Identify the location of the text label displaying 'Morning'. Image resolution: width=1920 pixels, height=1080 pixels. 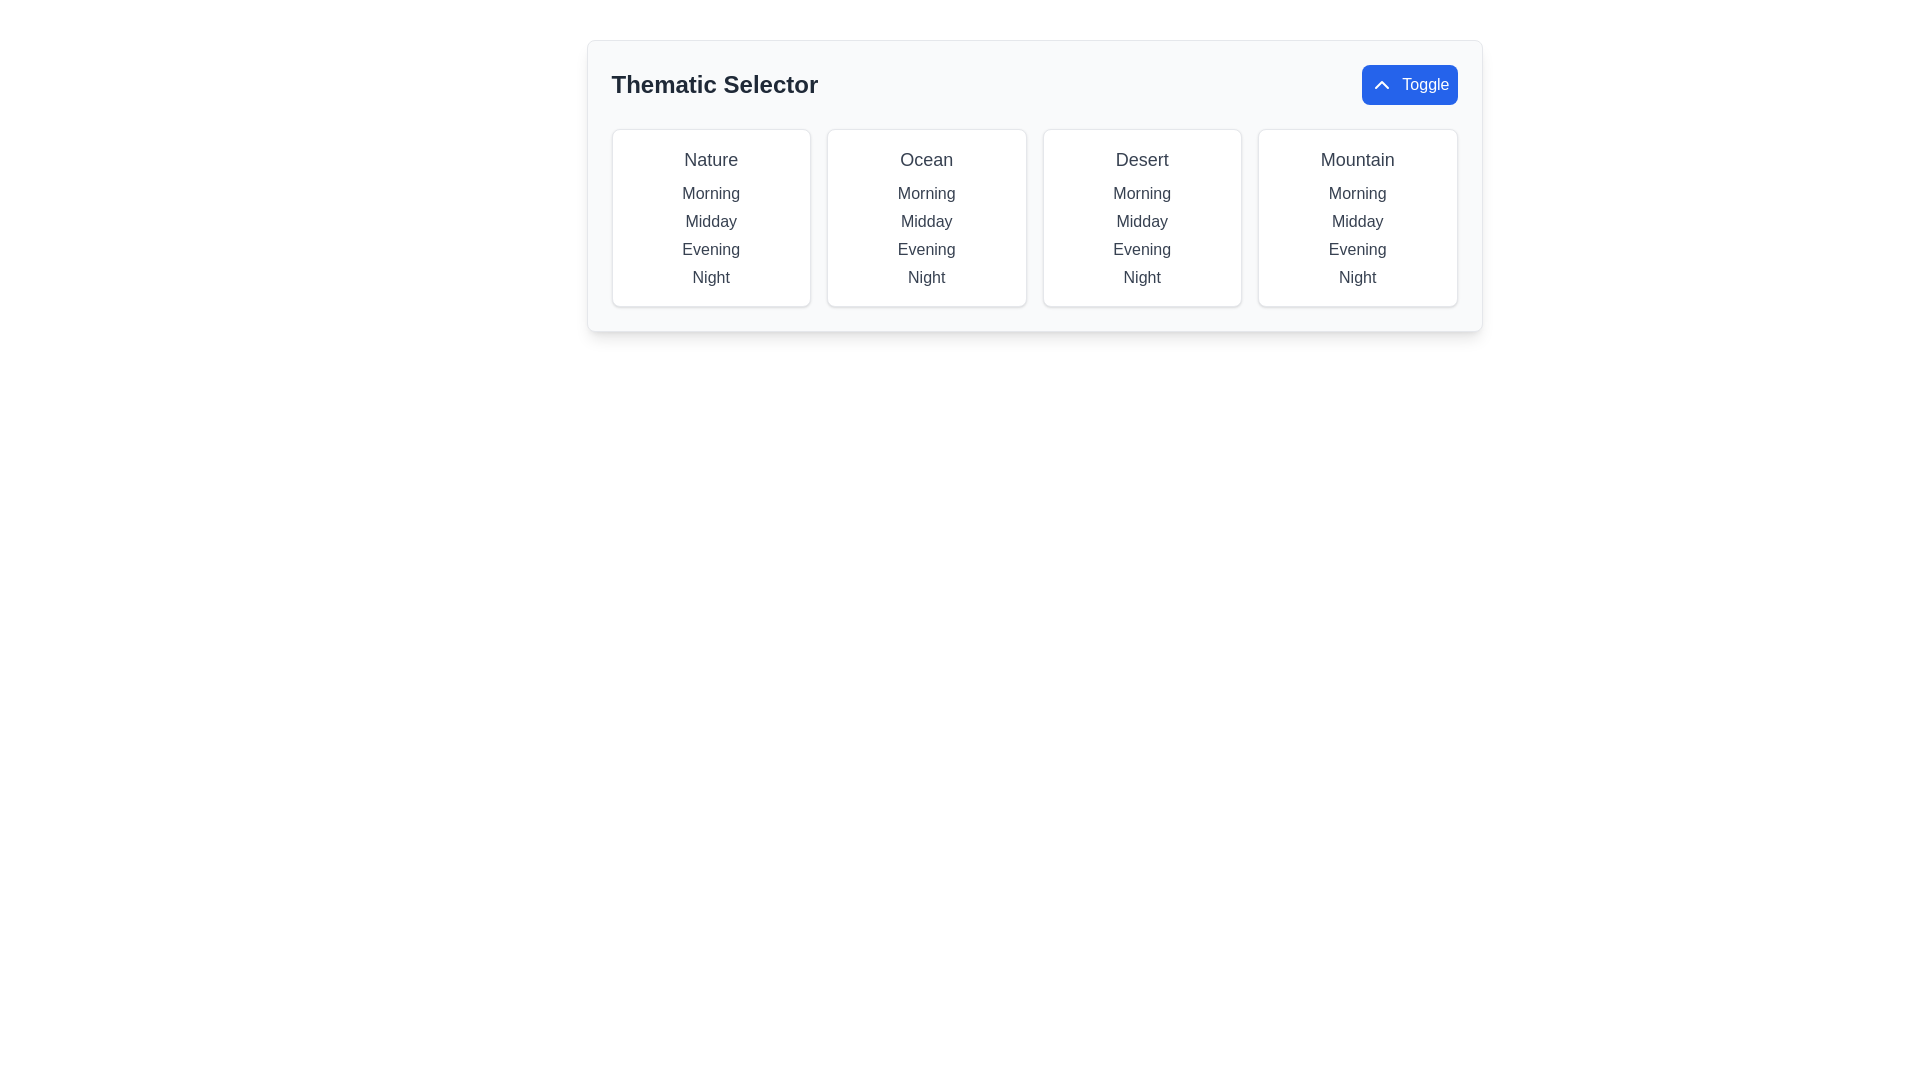
(711, 193).